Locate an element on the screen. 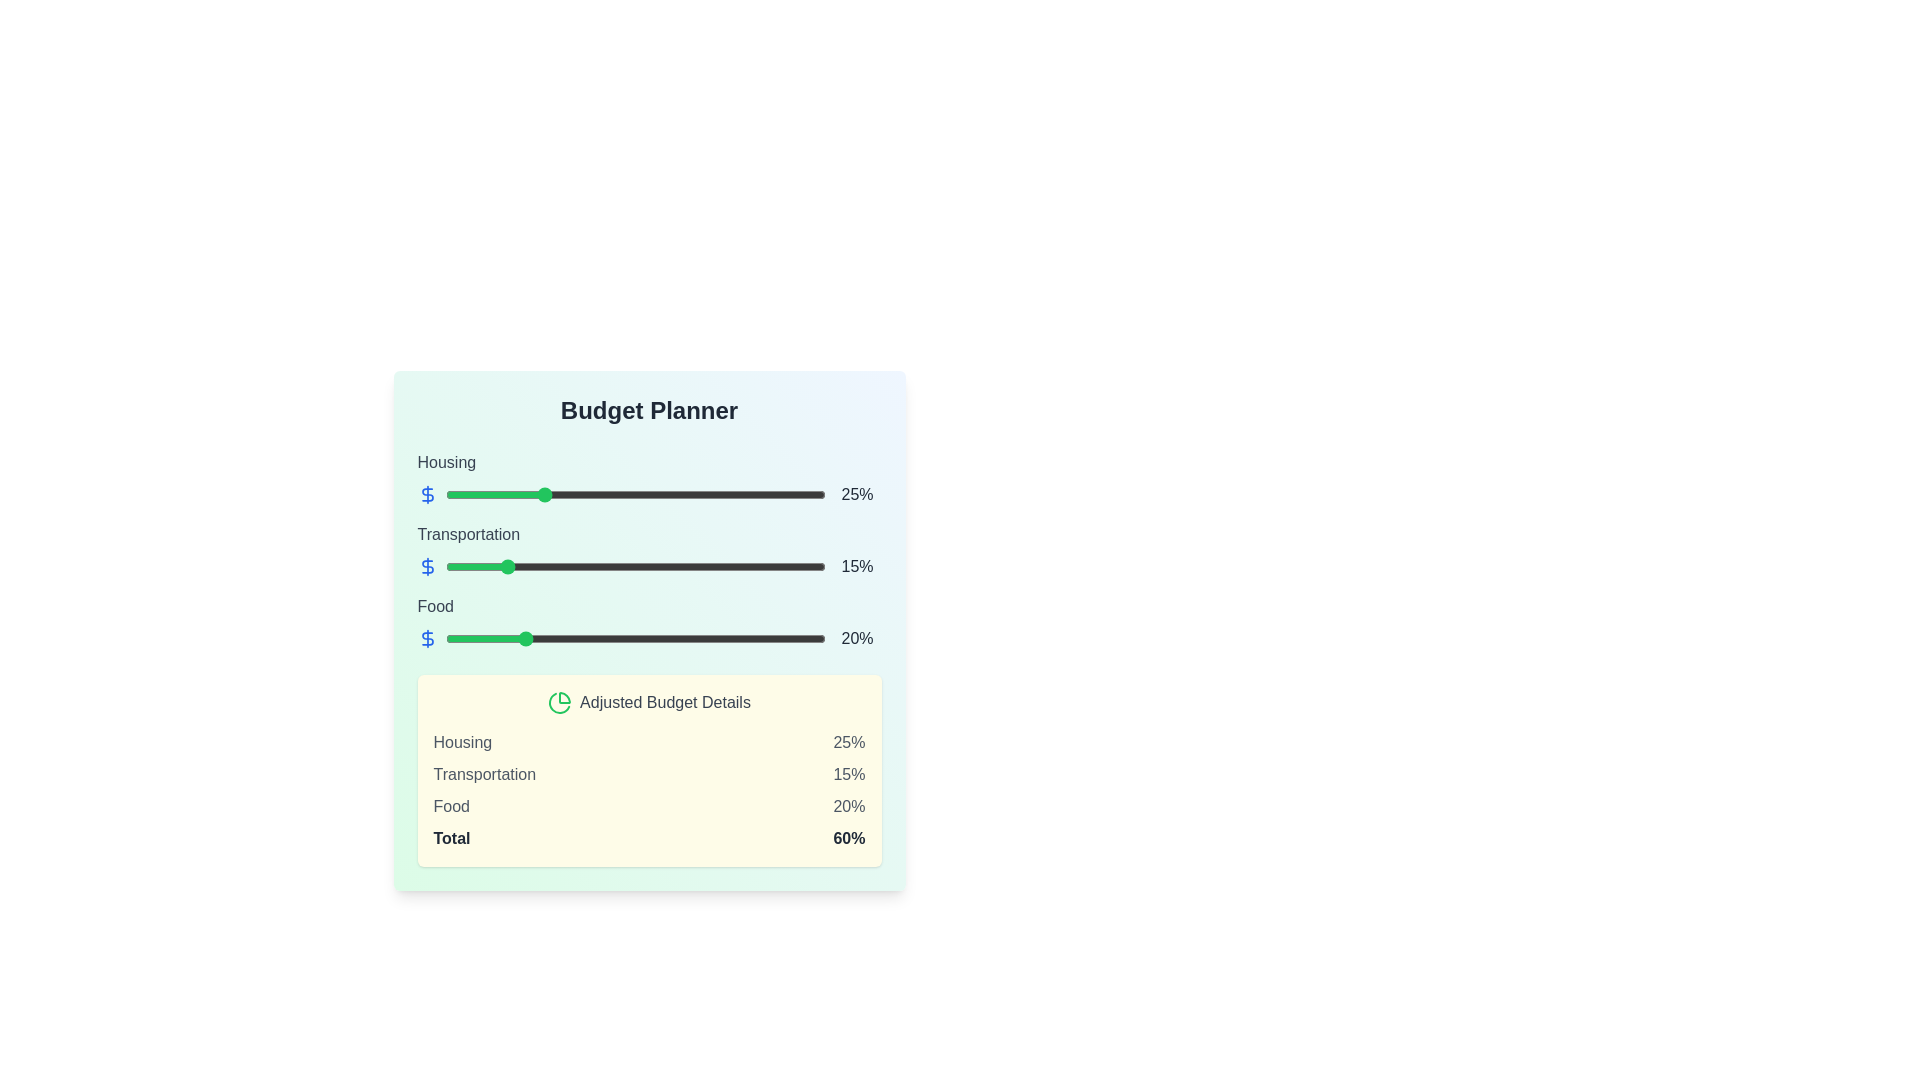 Image resolution: width=1920 pixels, height=1080 pixels. the text label indicating adjusted budget details, which is positioned to the right of a green pie chart icon in the Budget Planner interface is located at coordinates (665, 701).